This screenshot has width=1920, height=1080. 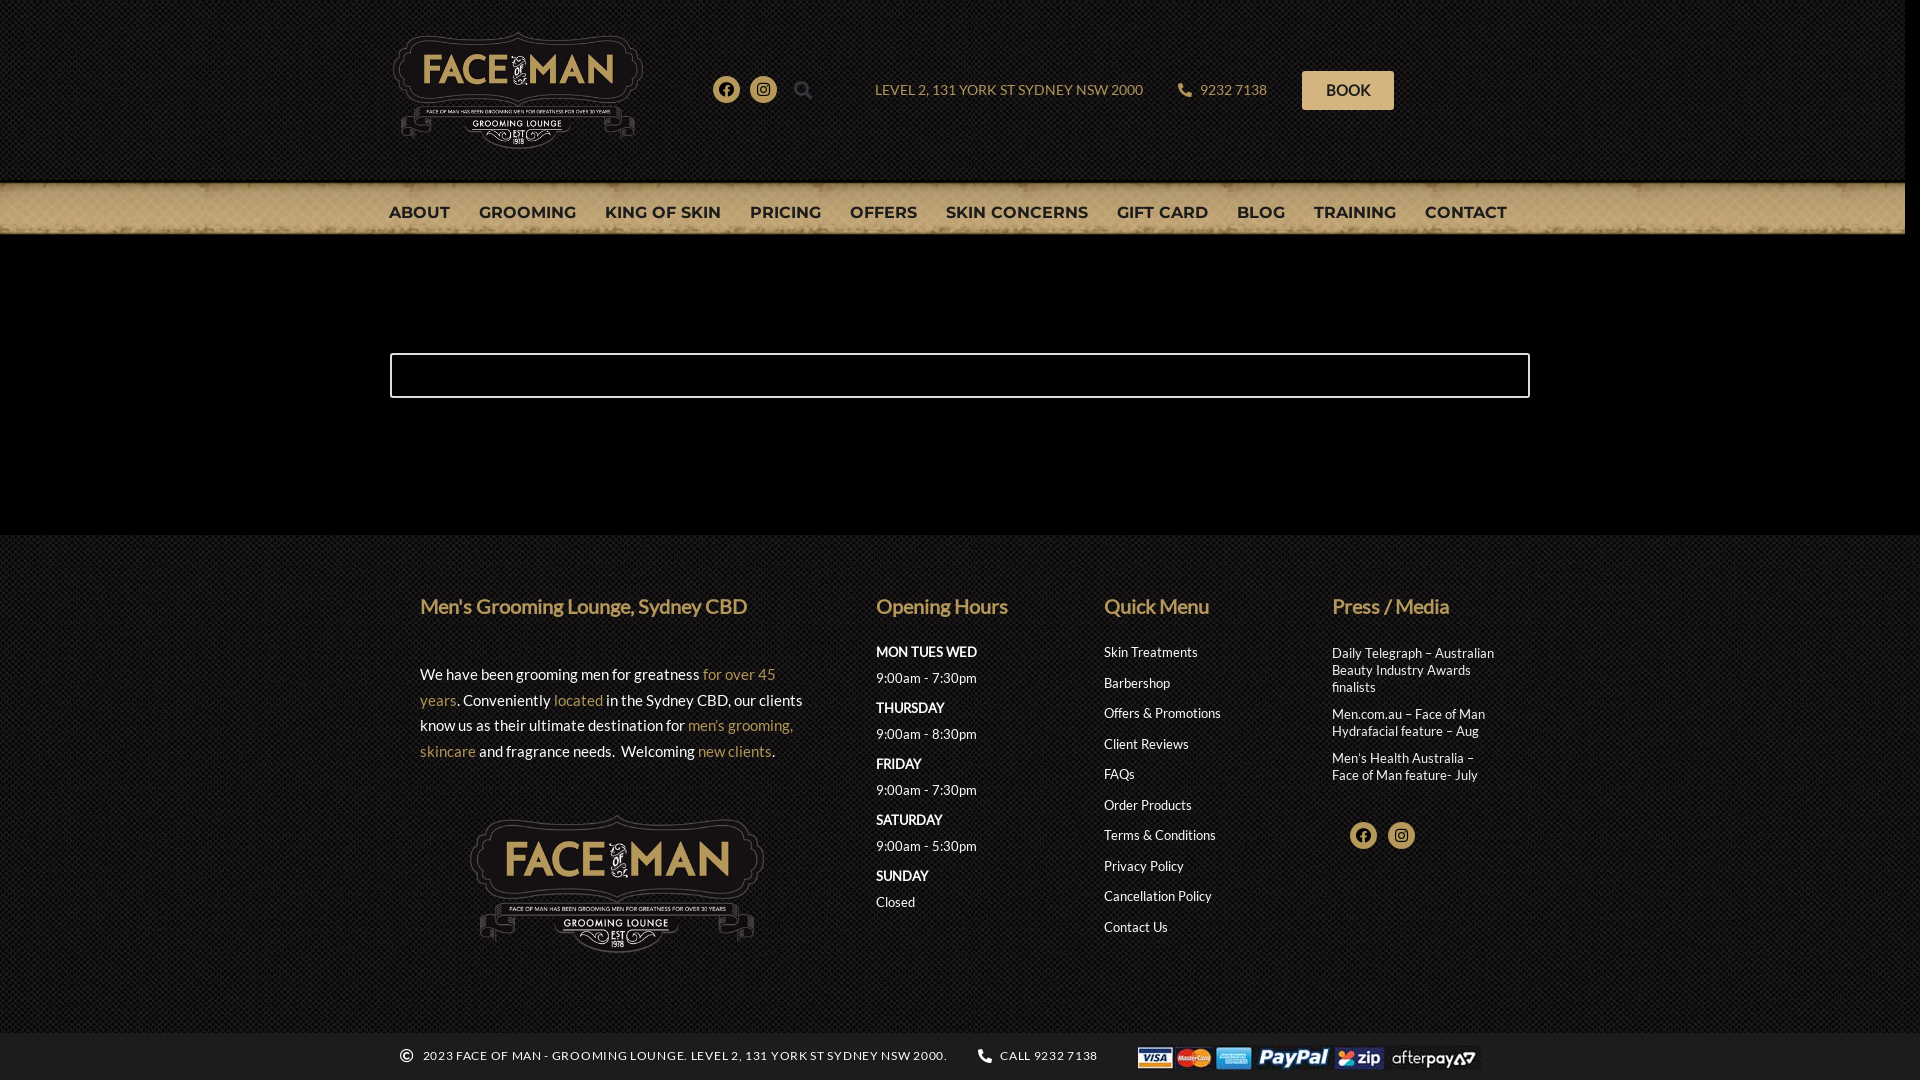 I want to click on 'TRAINING', so click(x=1354, y=212).